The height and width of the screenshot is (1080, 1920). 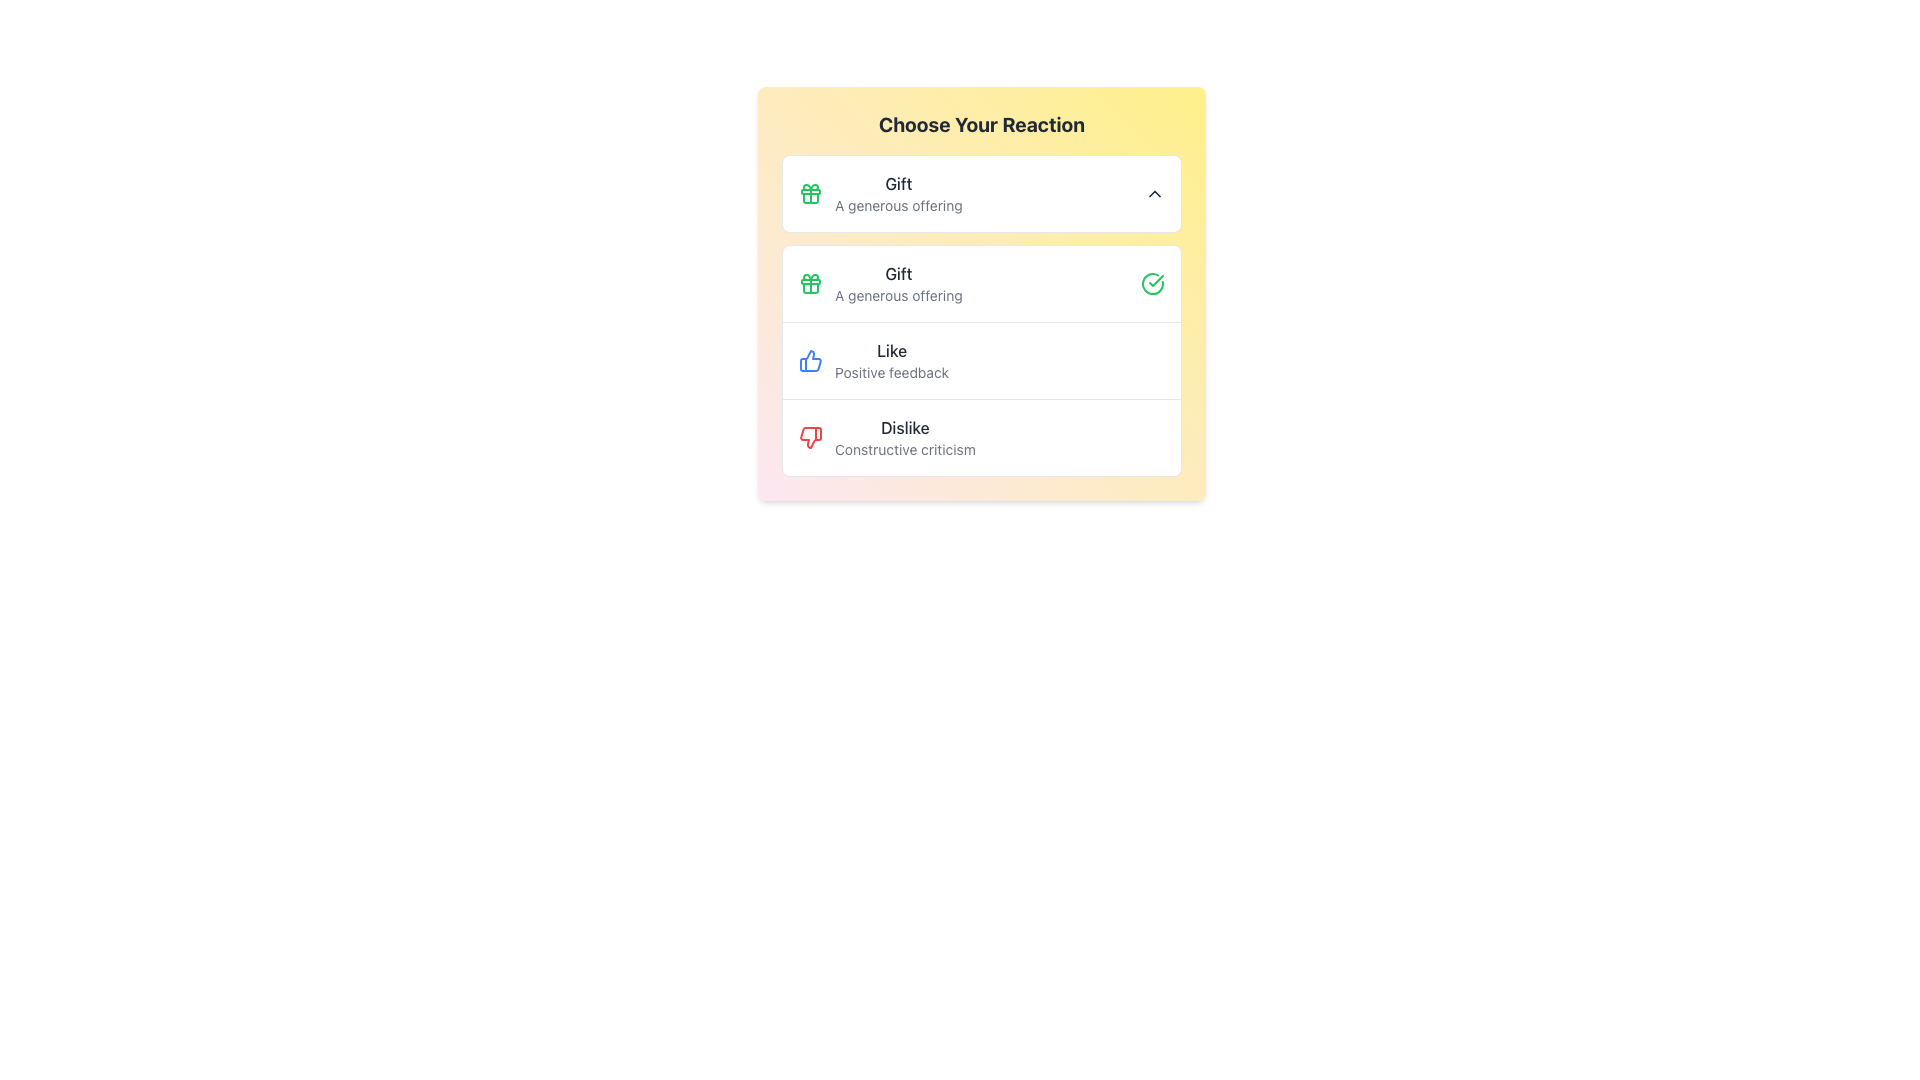 I want to click on descriptive text of the label indicating a positive feedback option located between the second 'Gift' option and the 'Dislike' option, so click(x=891, y=361).